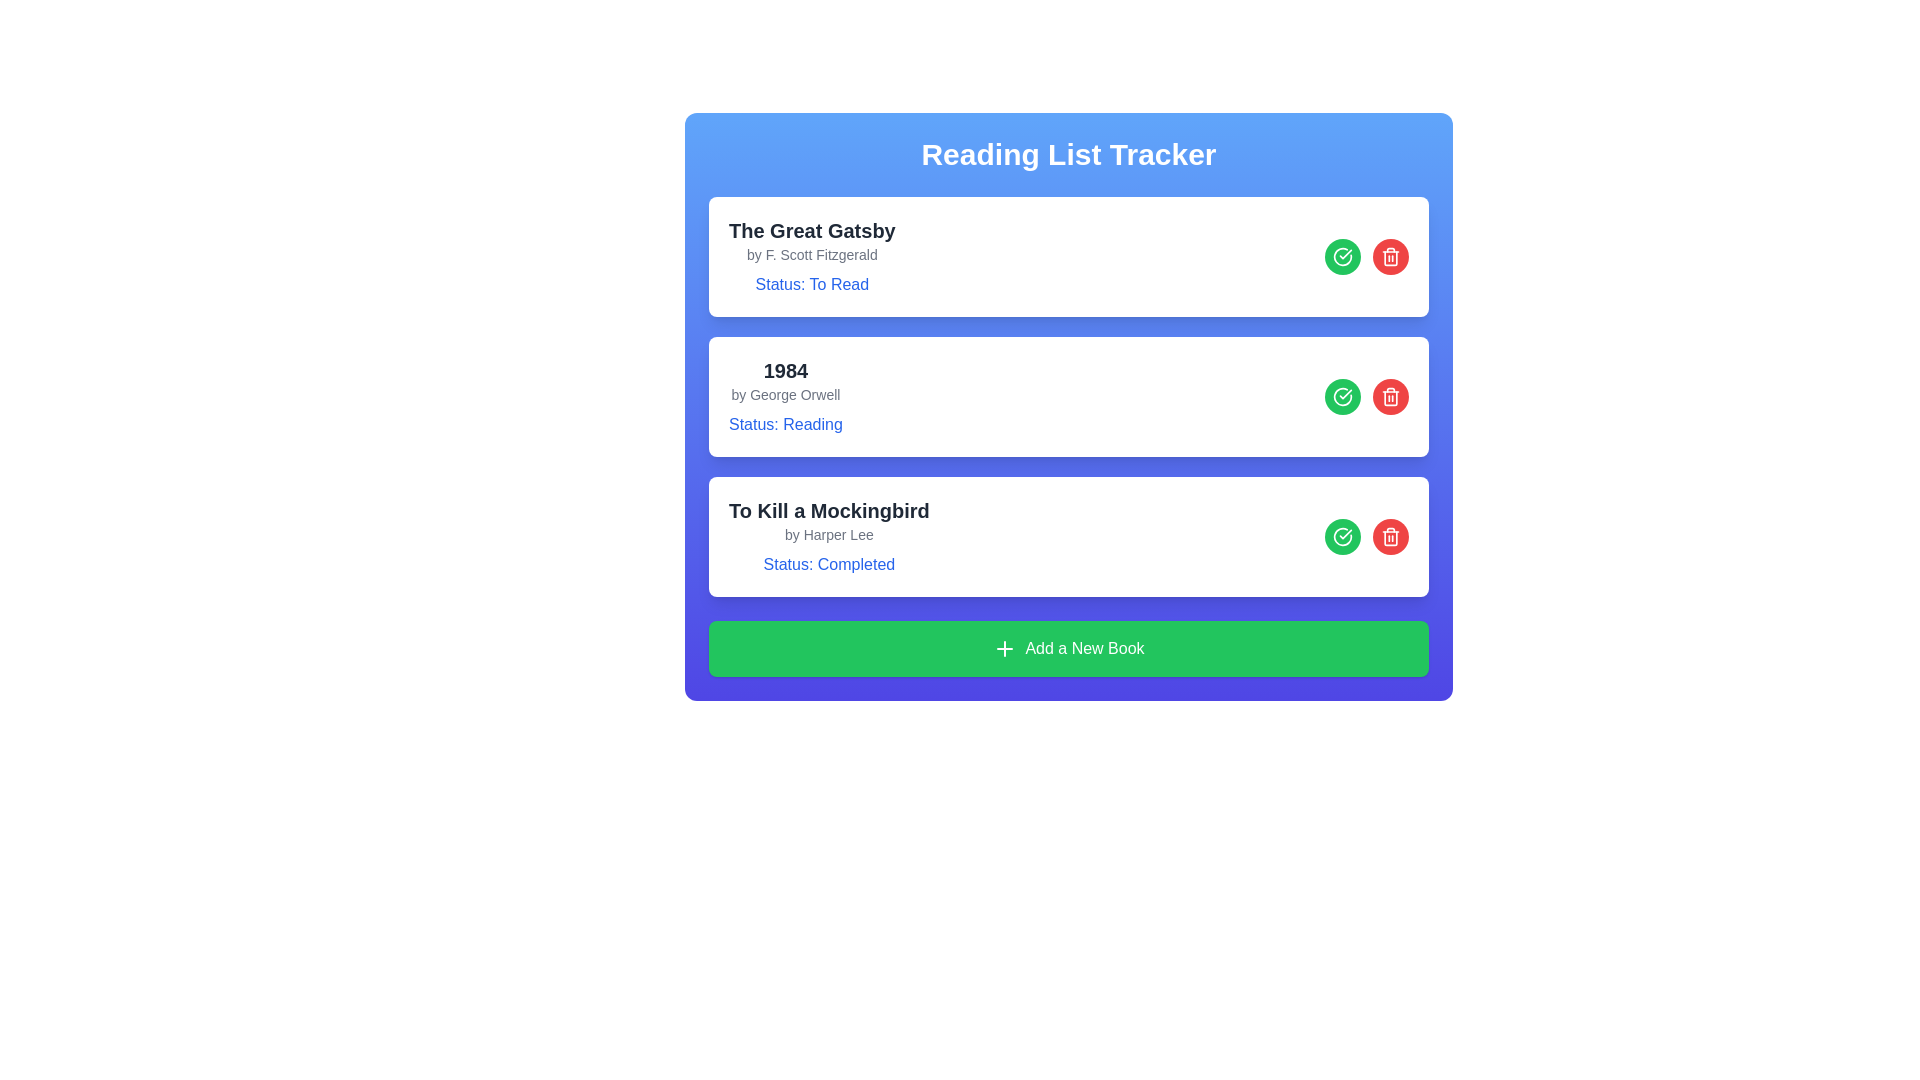 This screenshot has width=1920, height=1080. I want to click on the delete button associated with the book entry 'To Kill a Mockingbird', so click(1390, 535).